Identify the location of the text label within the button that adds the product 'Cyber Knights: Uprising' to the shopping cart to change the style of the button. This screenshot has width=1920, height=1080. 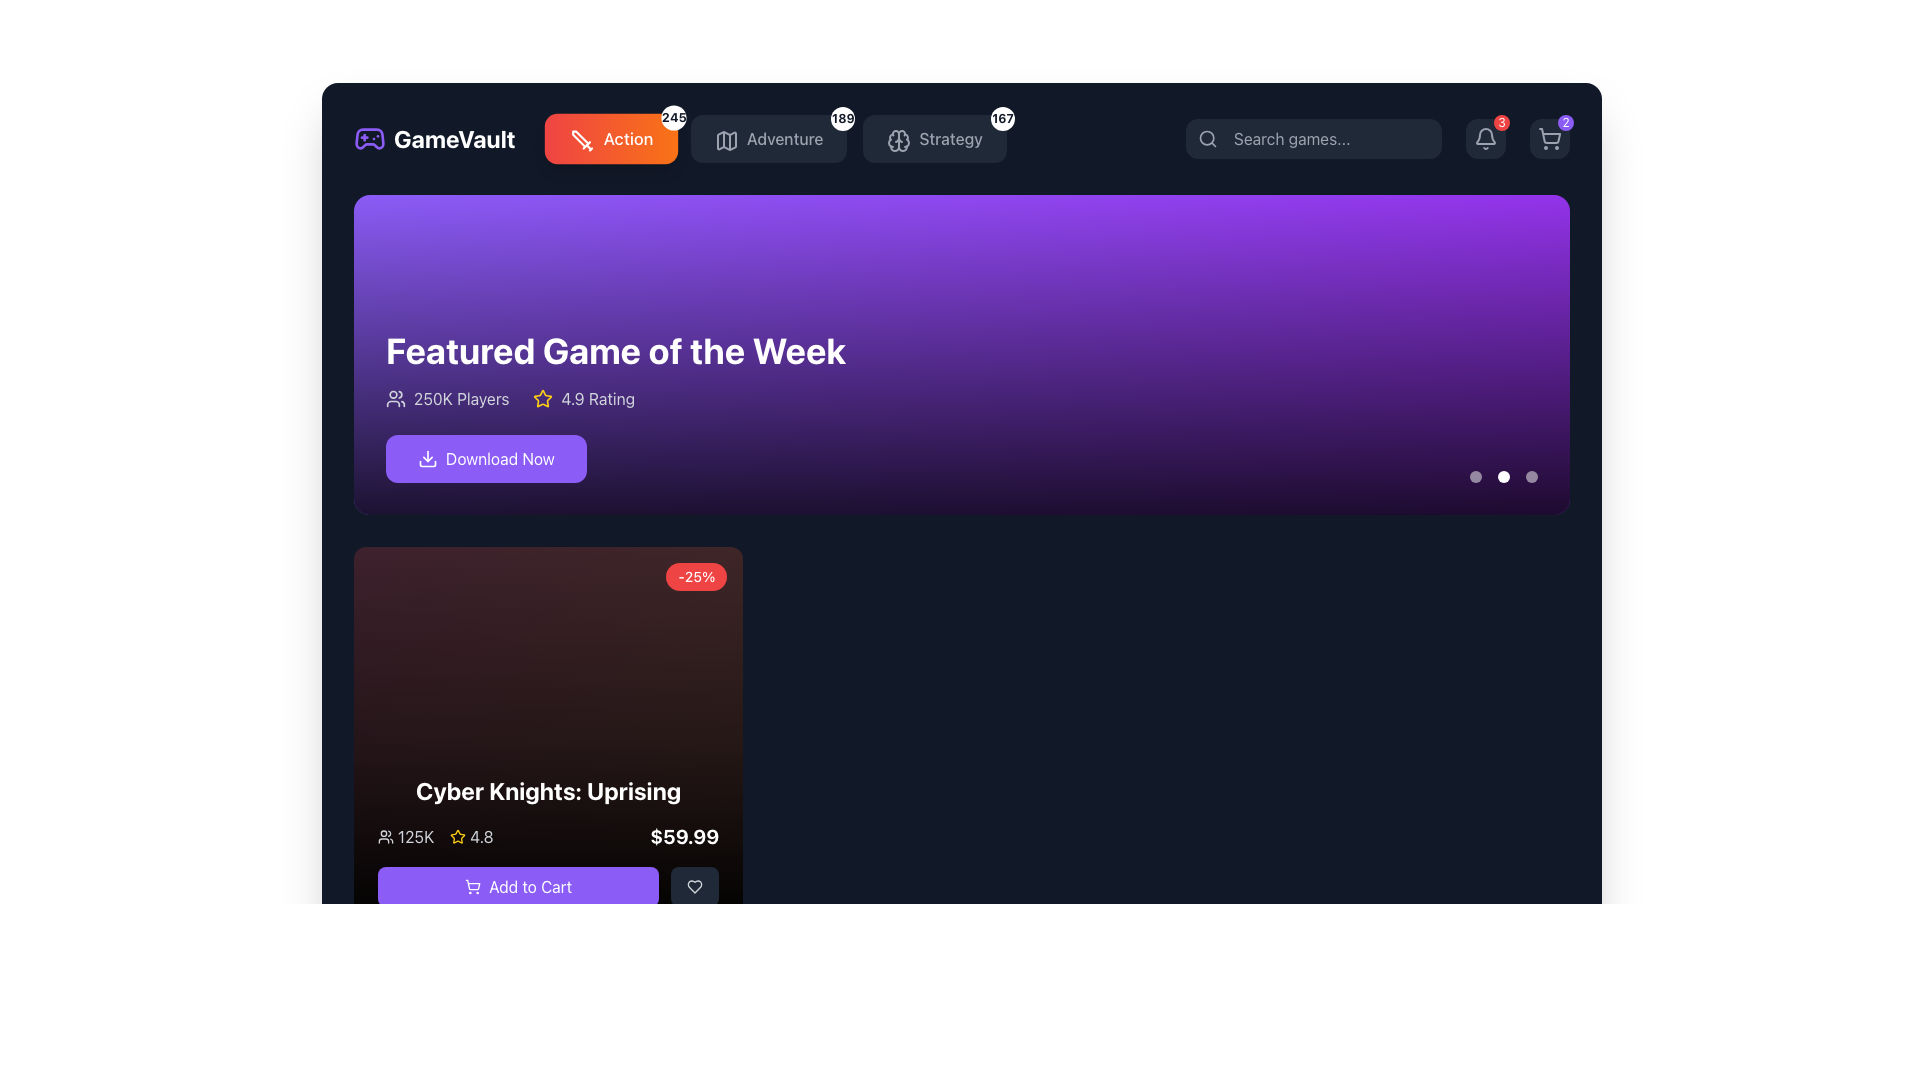
(530, 886).